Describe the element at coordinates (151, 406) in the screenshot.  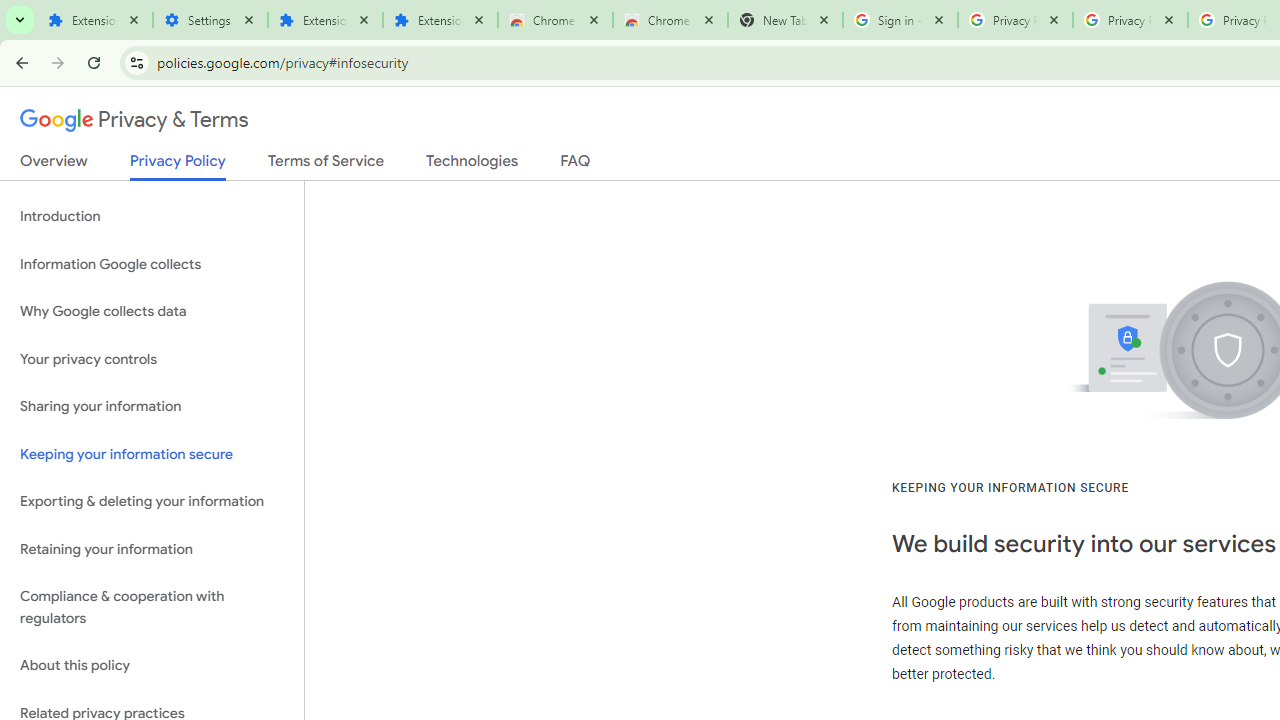
I see `'Sharing your information'` at that location.